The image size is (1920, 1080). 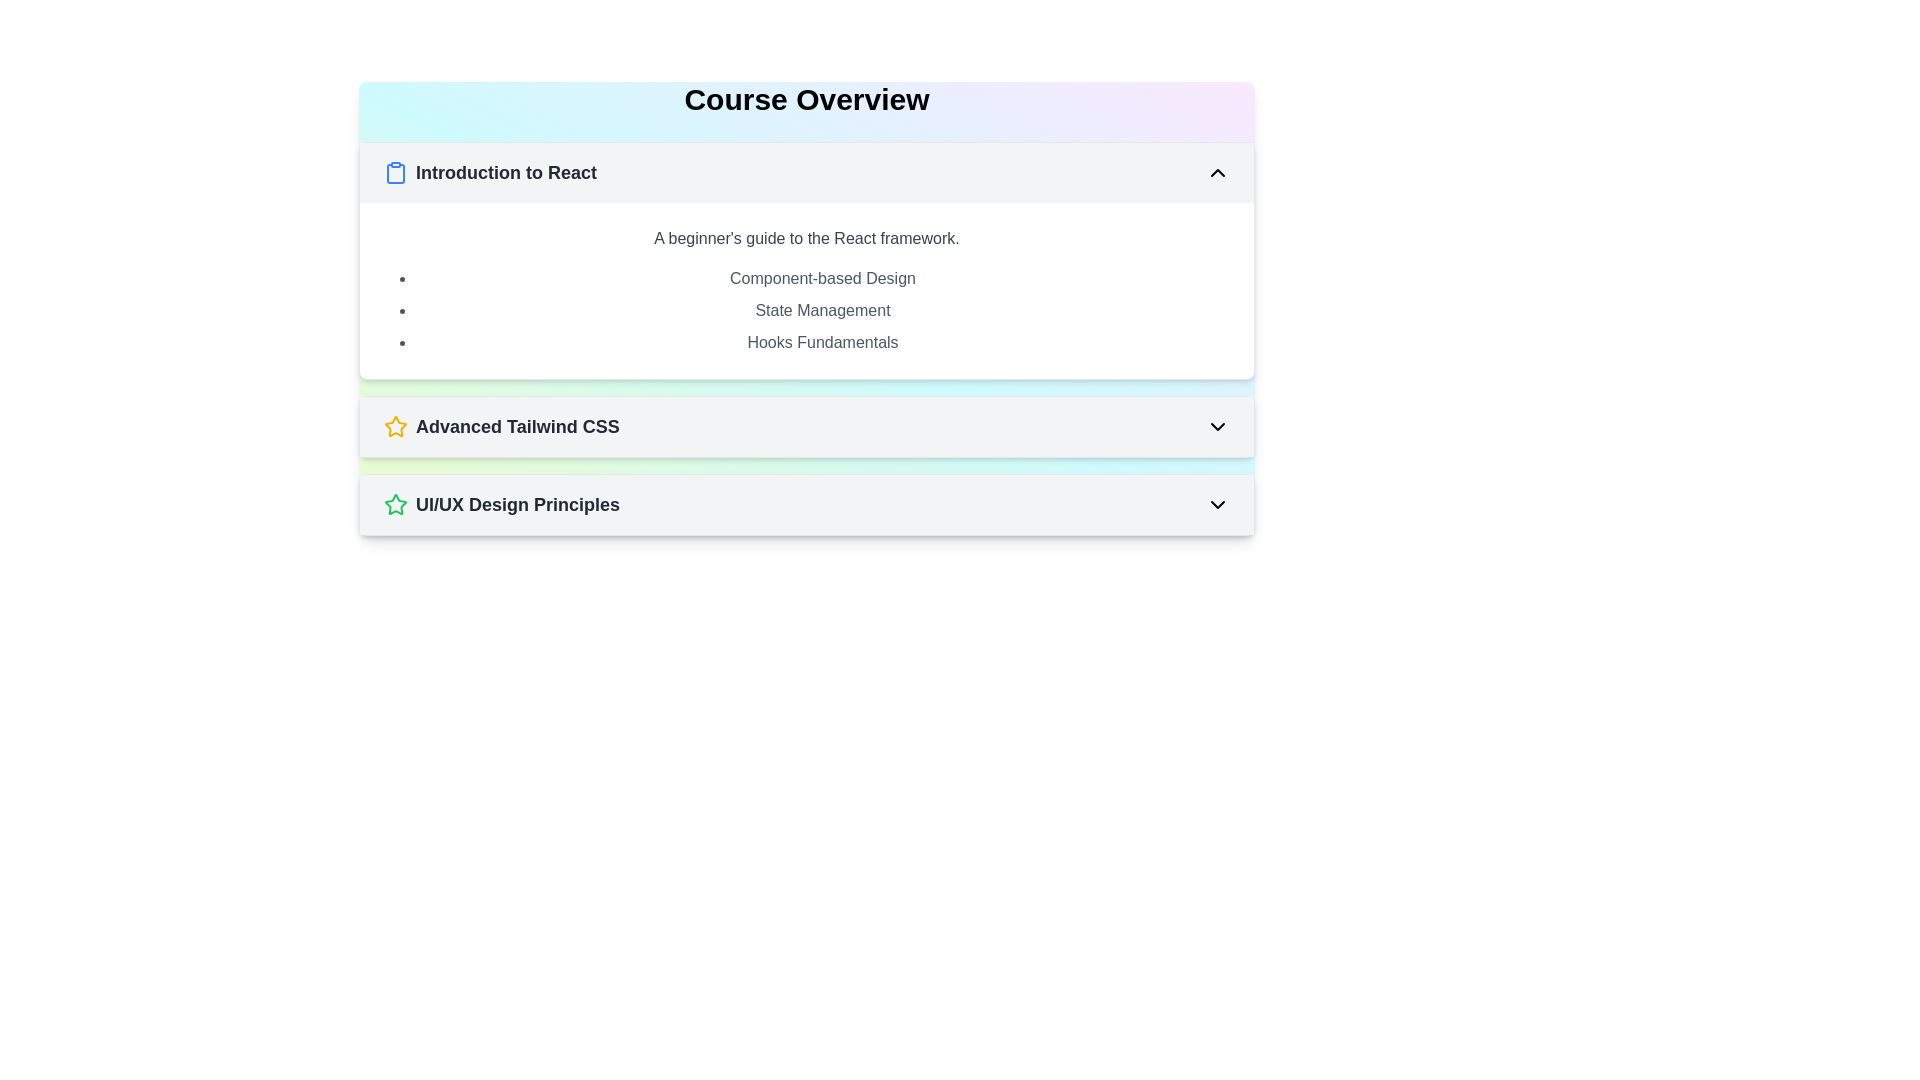 I want to click on the static text element that provides an introductory description for the React framework, located below the 'Introduction to React' title, so click(x=806, y=238).